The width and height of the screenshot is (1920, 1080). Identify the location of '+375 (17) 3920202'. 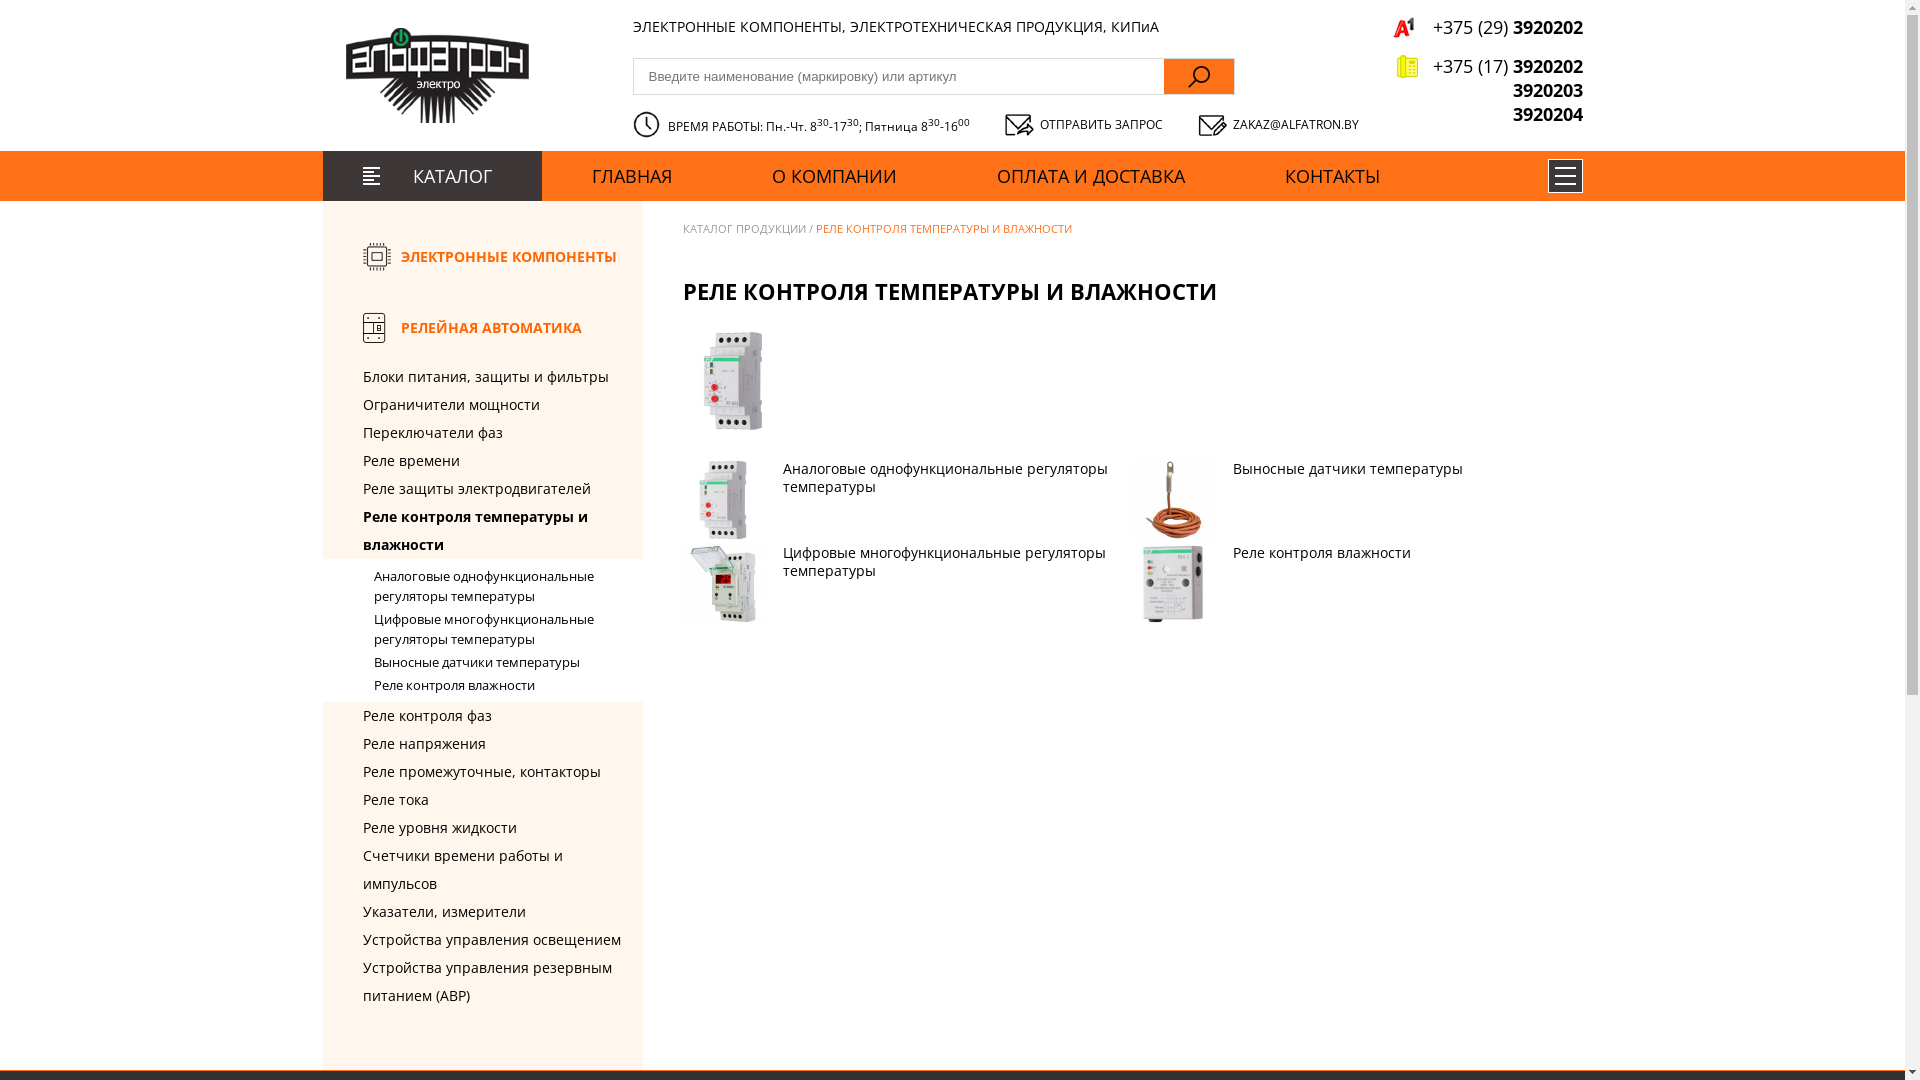
(1487, 64).